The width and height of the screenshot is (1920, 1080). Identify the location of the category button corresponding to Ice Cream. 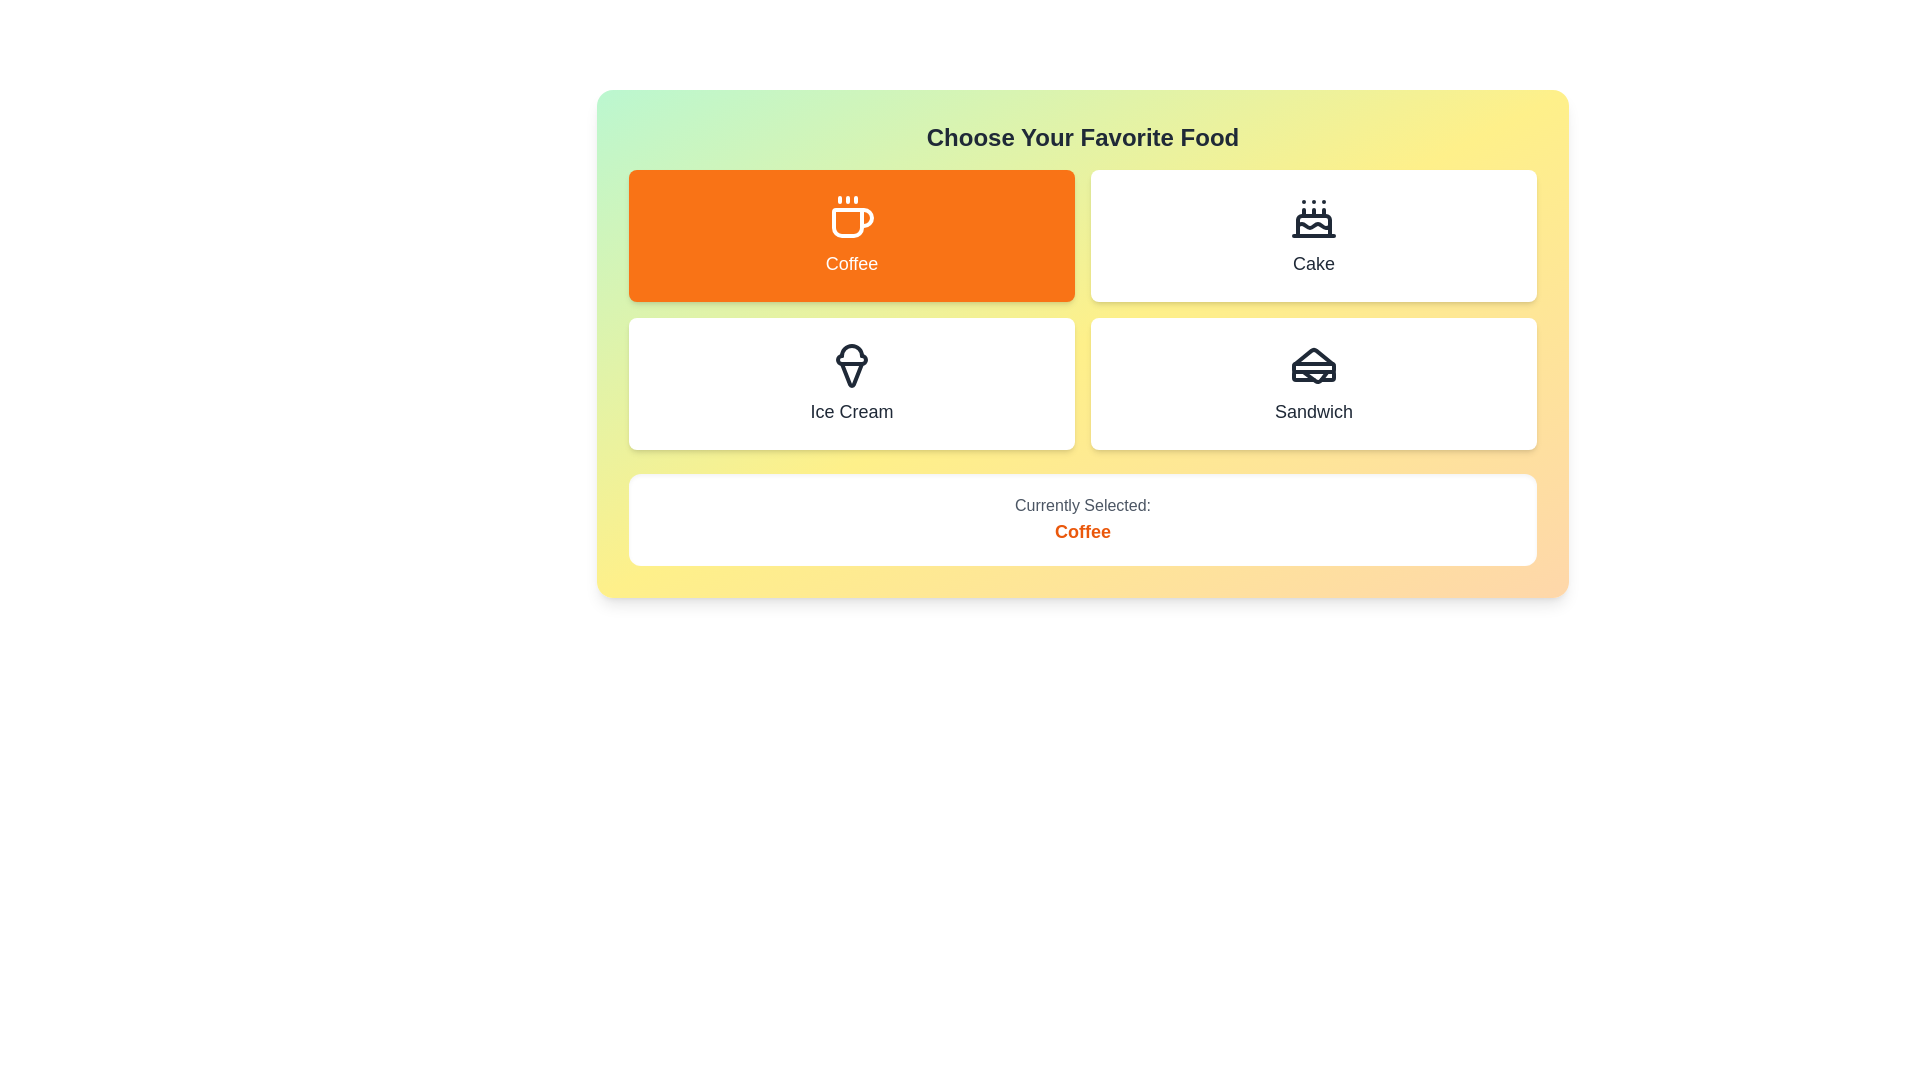
(851, 384).